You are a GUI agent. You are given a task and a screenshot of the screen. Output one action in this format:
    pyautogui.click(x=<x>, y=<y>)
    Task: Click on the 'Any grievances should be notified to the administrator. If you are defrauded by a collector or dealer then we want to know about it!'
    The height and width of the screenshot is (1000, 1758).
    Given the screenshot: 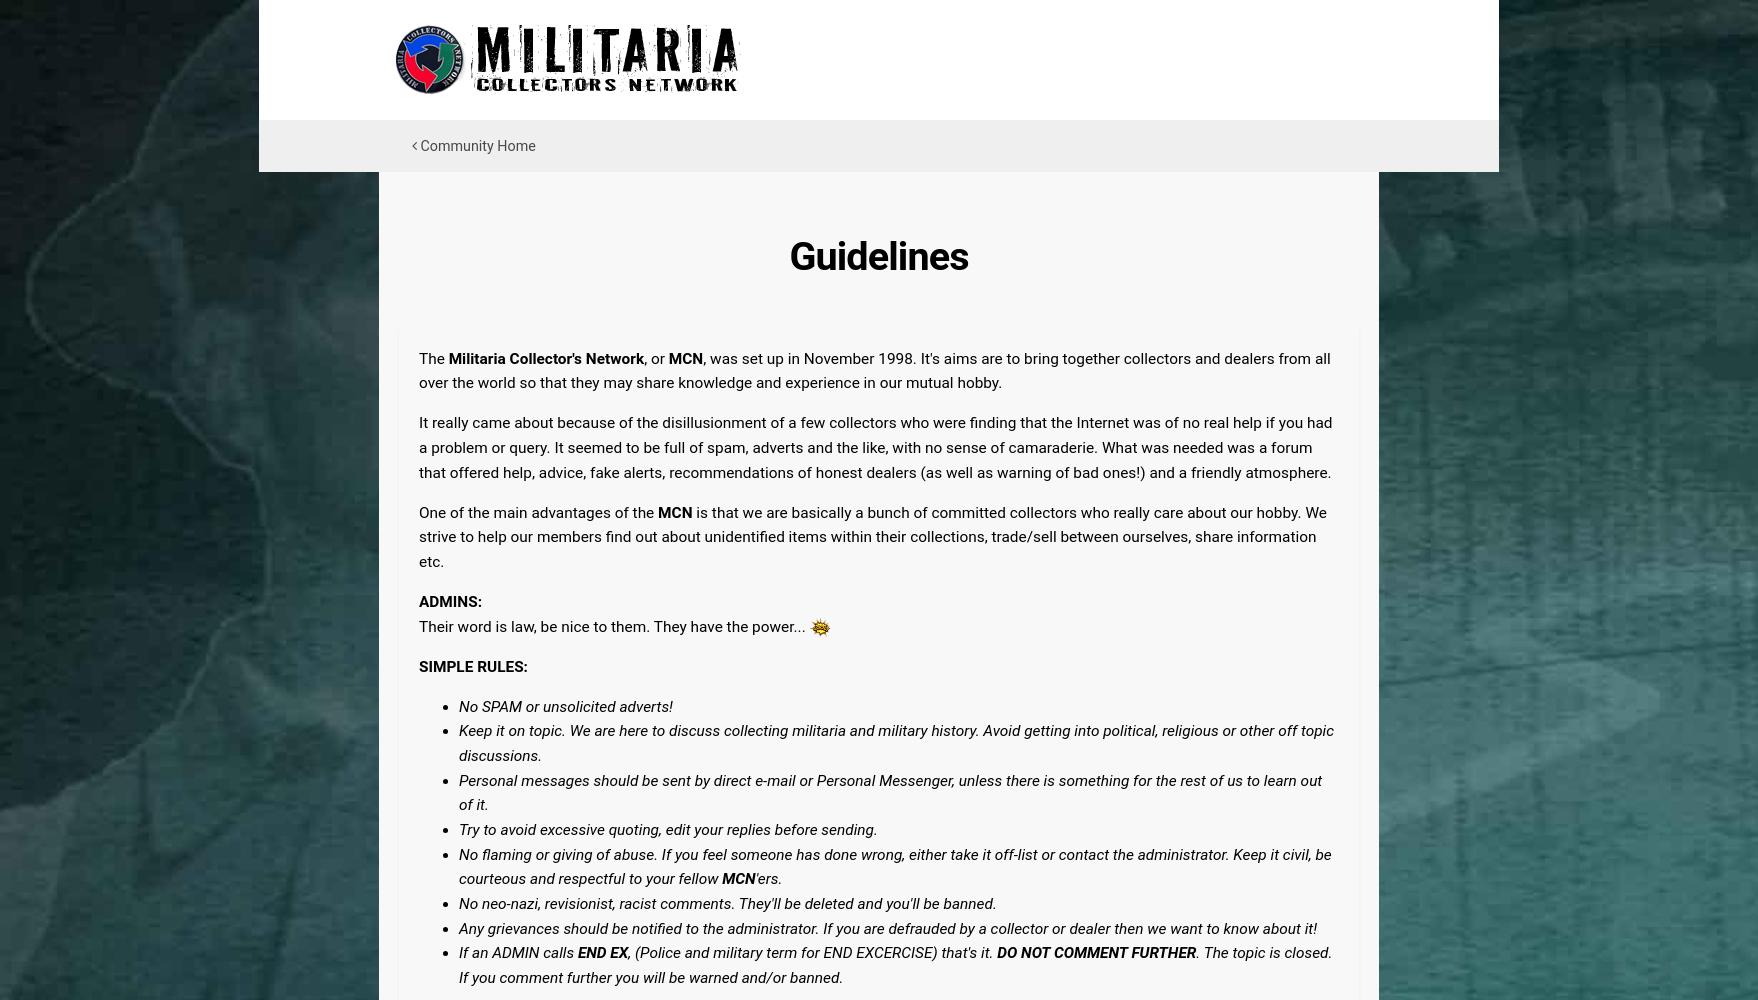 What is the action you would take?
    pyautogui.click(x=887, y=928)
    